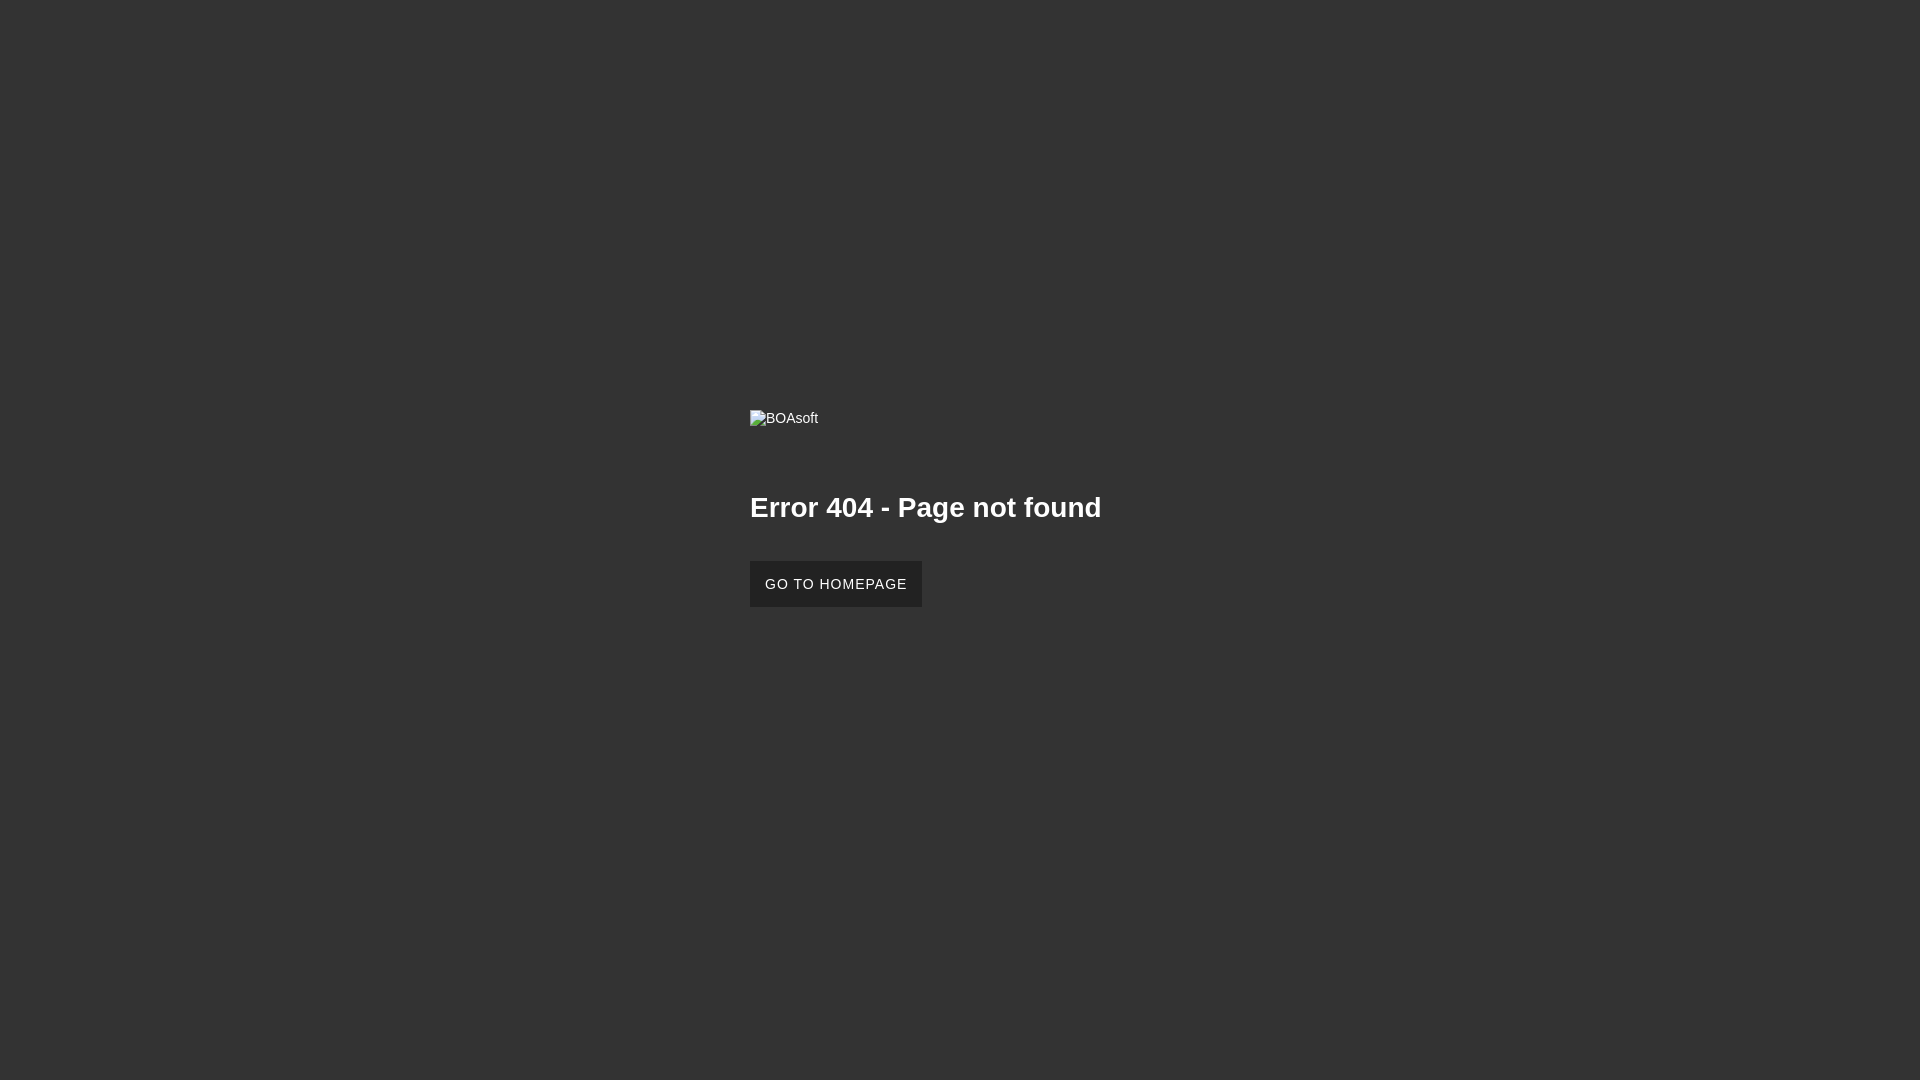 This screenshot has height=1080, width=1920. I want to click on 'GO TO HOMEPAGE', so click(748, 583).